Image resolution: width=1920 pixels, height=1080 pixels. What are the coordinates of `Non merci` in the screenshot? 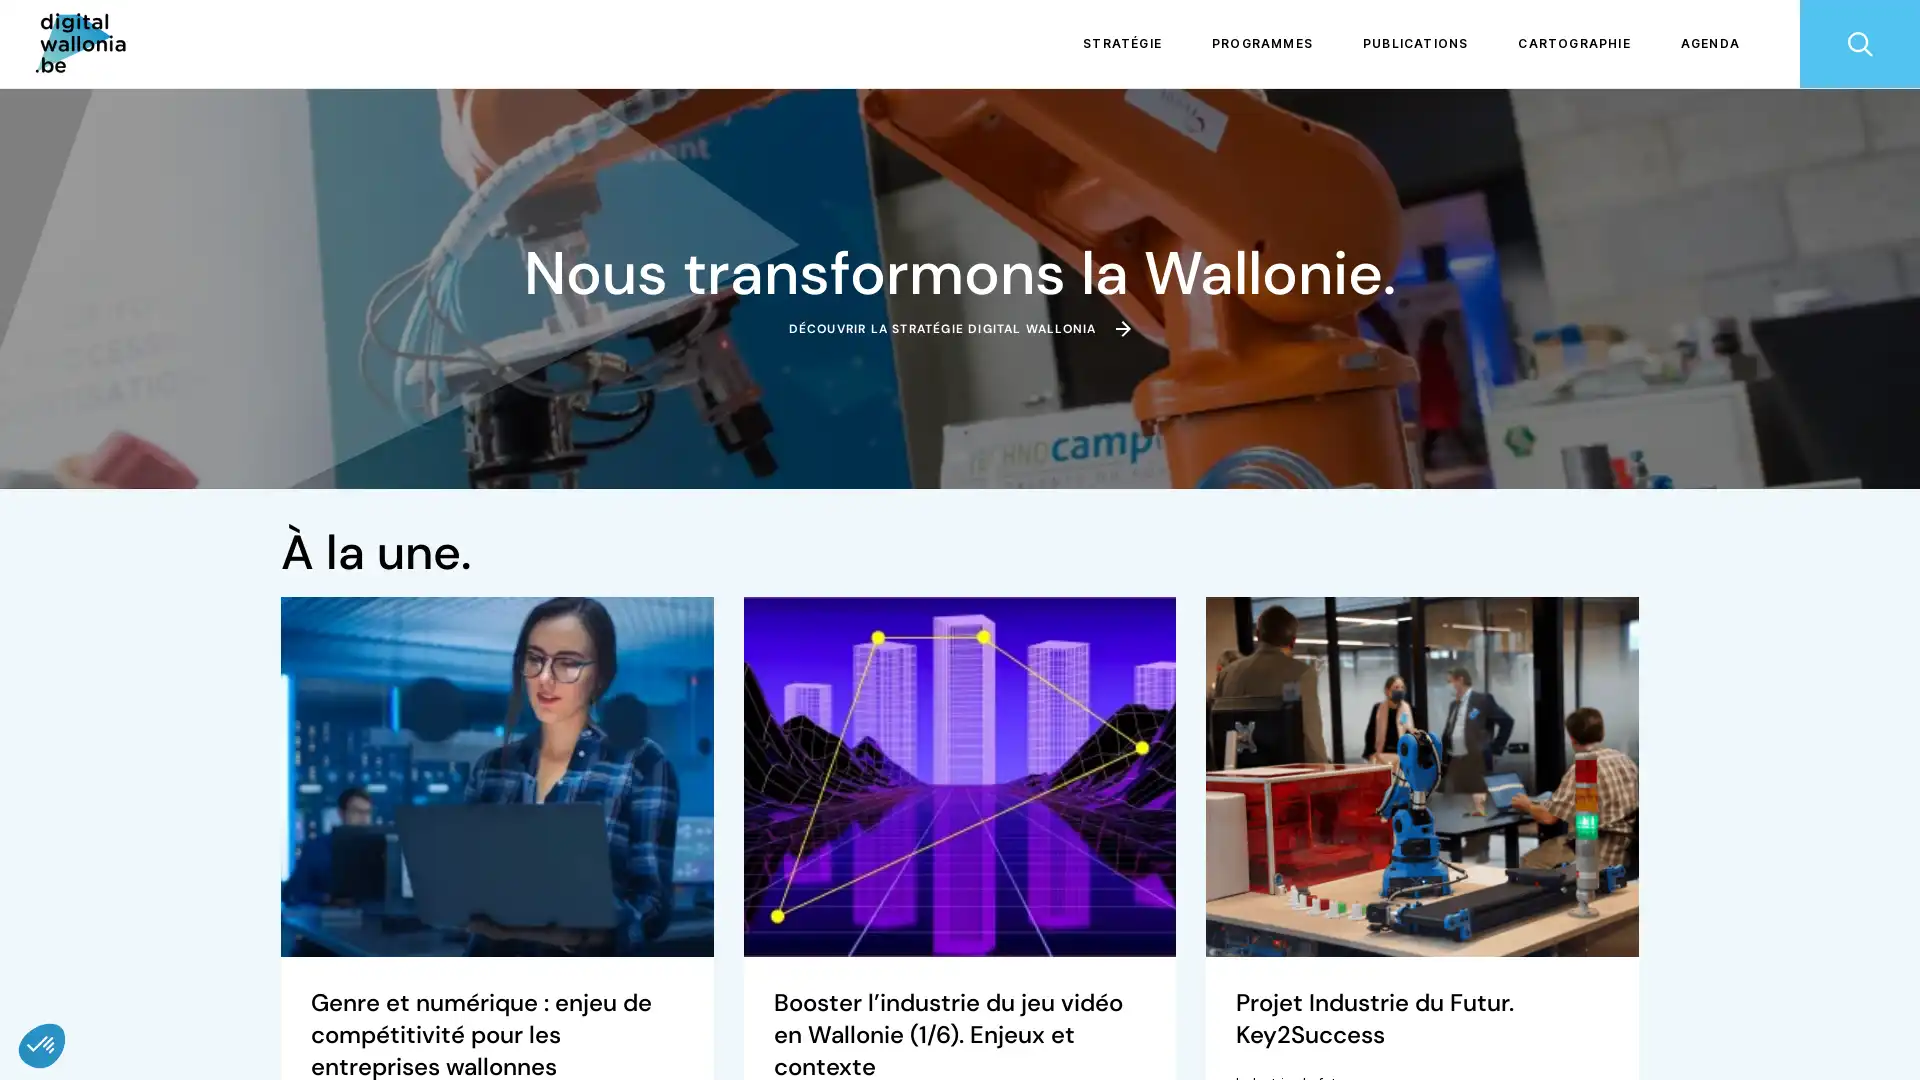 It's located at (89, 978).